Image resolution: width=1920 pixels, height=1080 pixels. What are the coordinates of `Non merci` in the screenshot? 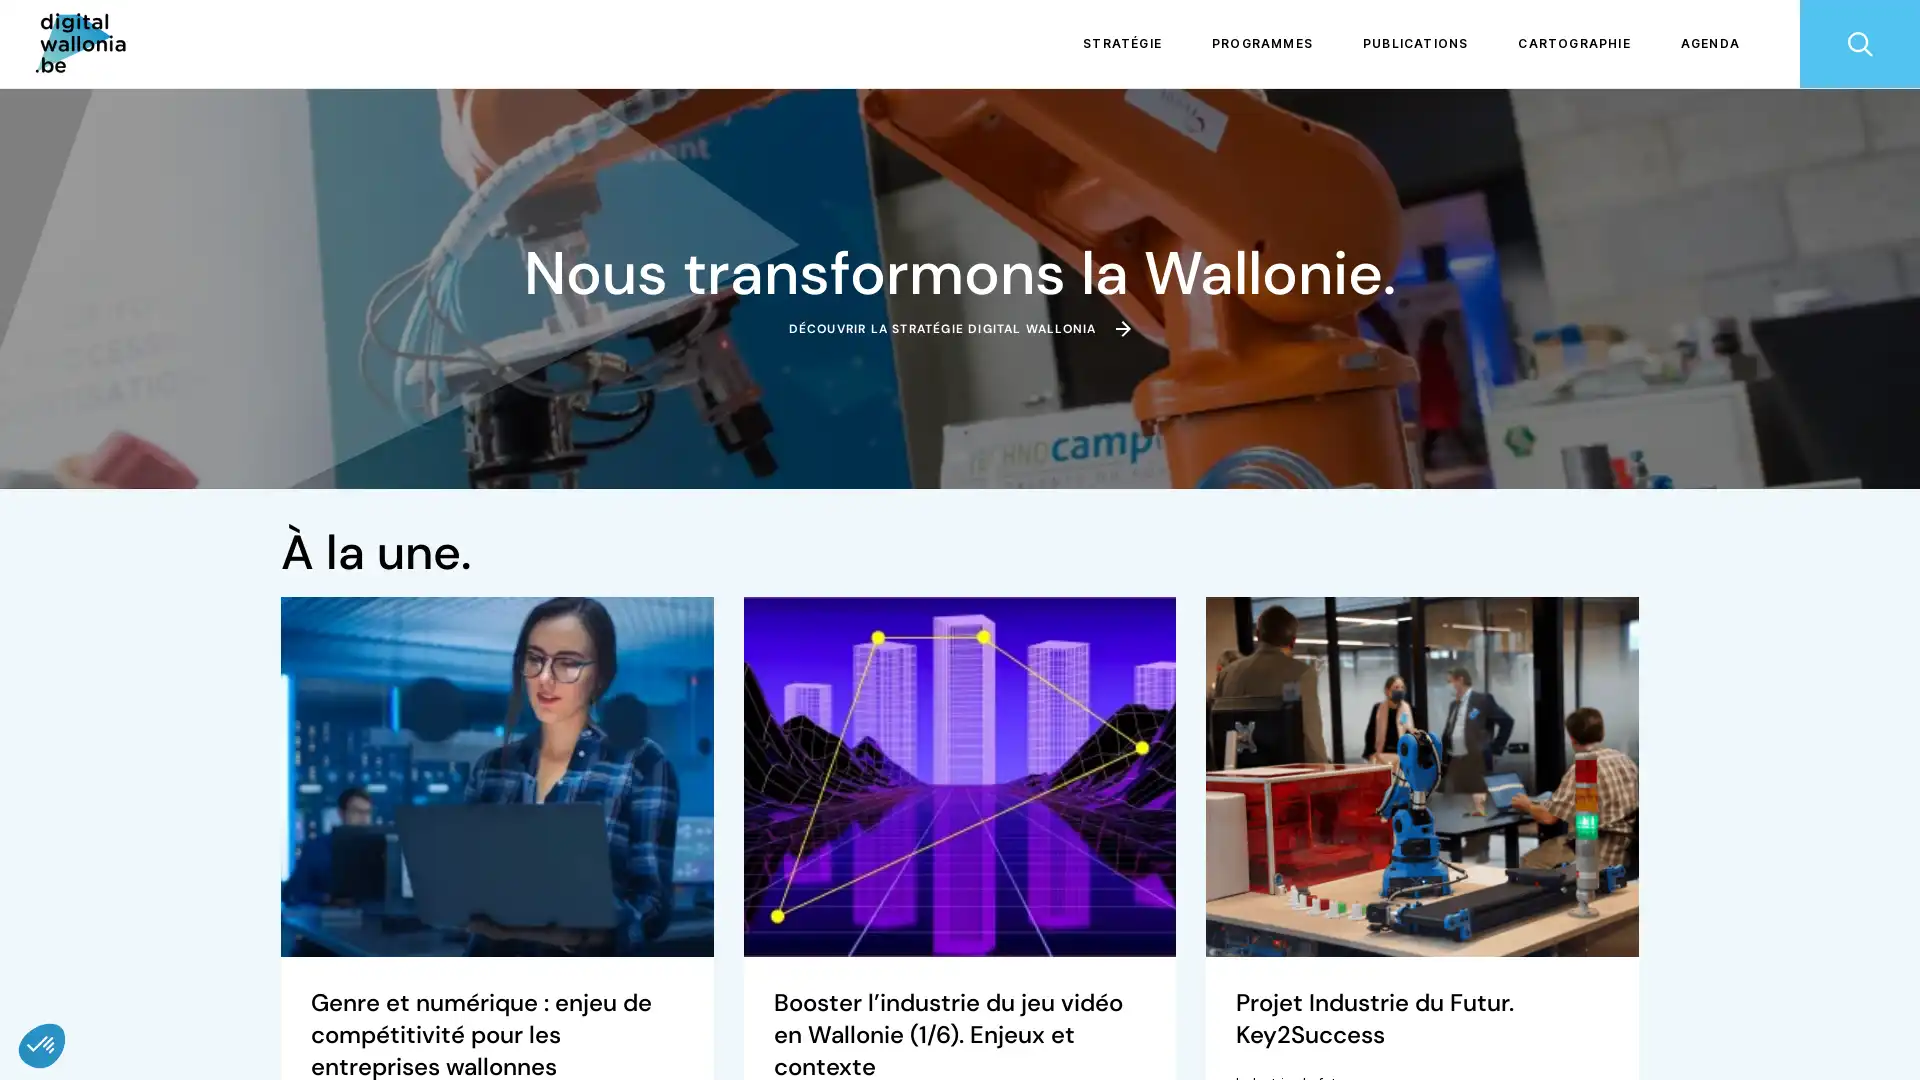 It's located at (89, 978).